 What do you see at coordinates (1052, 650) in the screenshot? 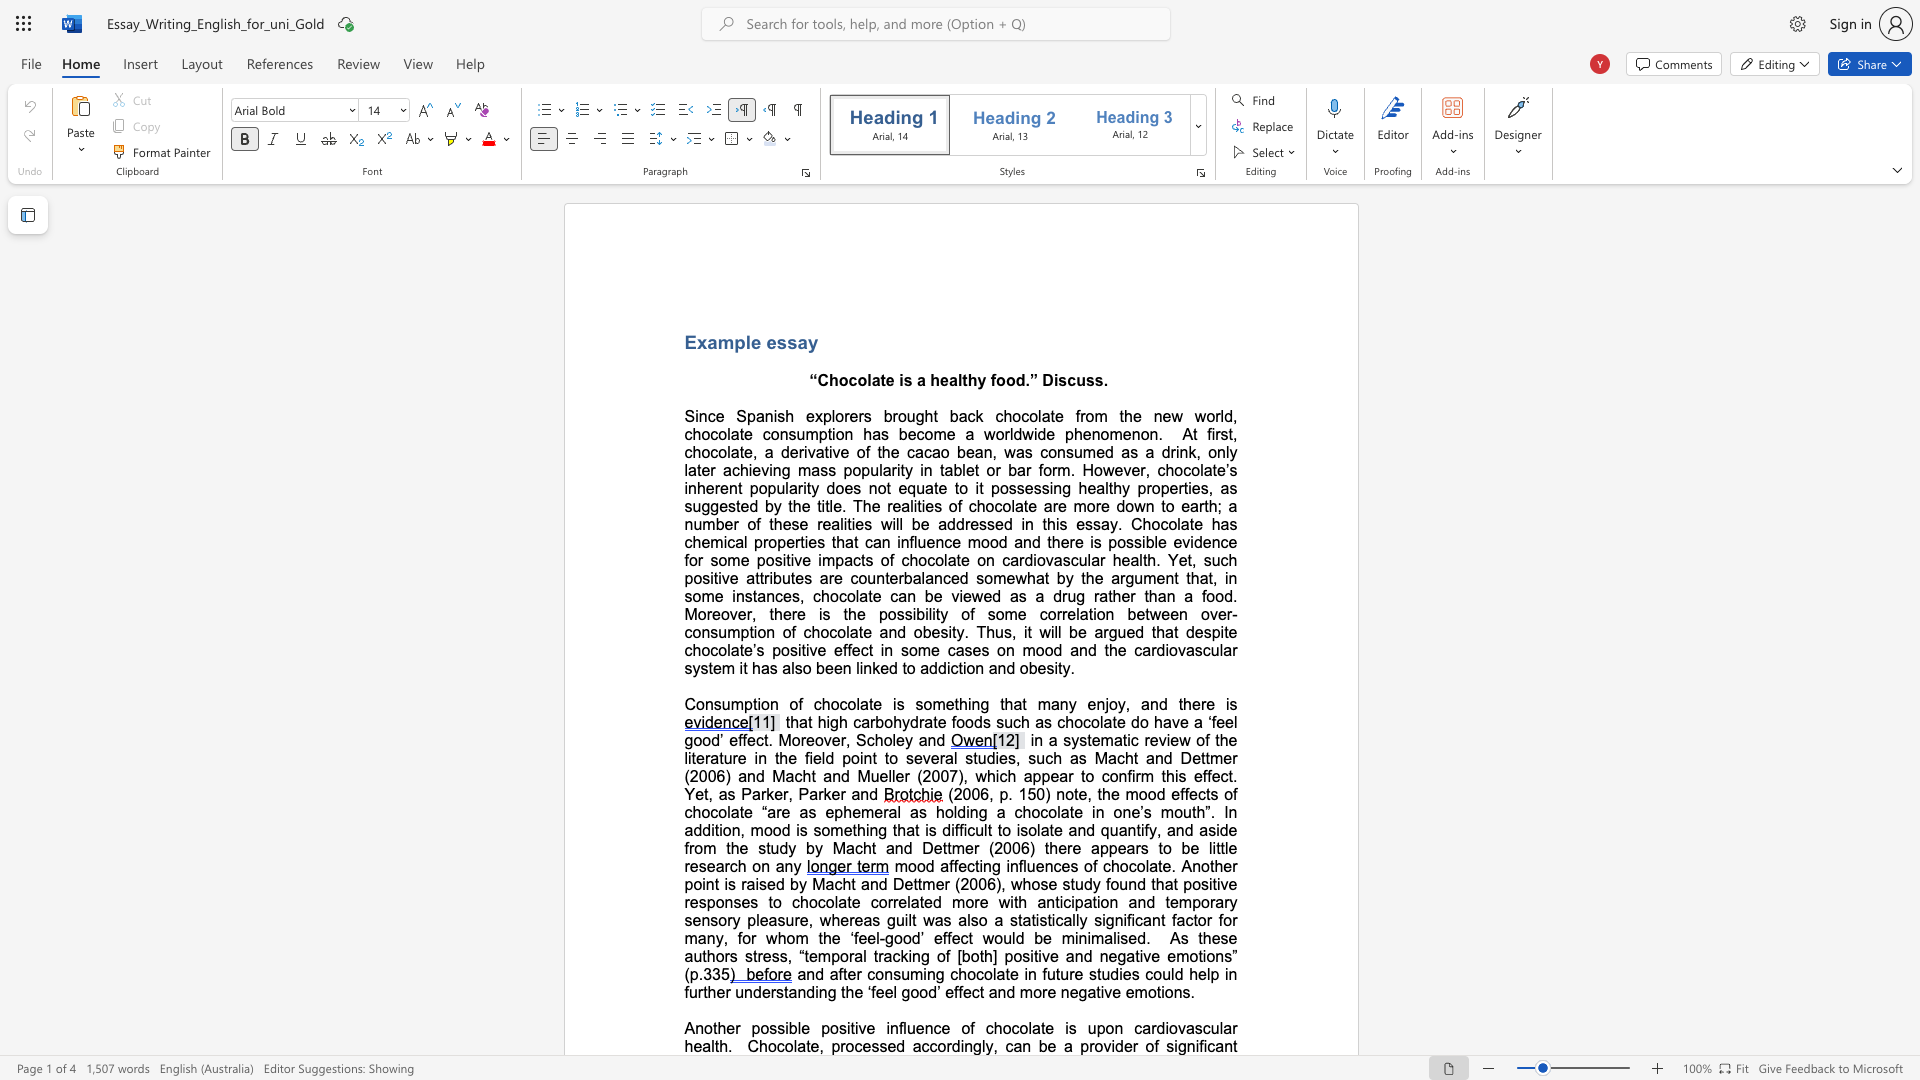
I see `the subset text "d and the cardiovascular system it has also been linked to addiction and o" within the text "the argument that, in some instances, chocolate can be viewed as a drug rather than a food. Moreover, there is the possibility of some correlation between over-consumption of chocolate and obesity. Thus, it will be argued that despite chocolate’s positive effect in some cases on mood and the cardiovascular system it has also been linked to addiction and obesity."` at bounding box center [1052, 650].